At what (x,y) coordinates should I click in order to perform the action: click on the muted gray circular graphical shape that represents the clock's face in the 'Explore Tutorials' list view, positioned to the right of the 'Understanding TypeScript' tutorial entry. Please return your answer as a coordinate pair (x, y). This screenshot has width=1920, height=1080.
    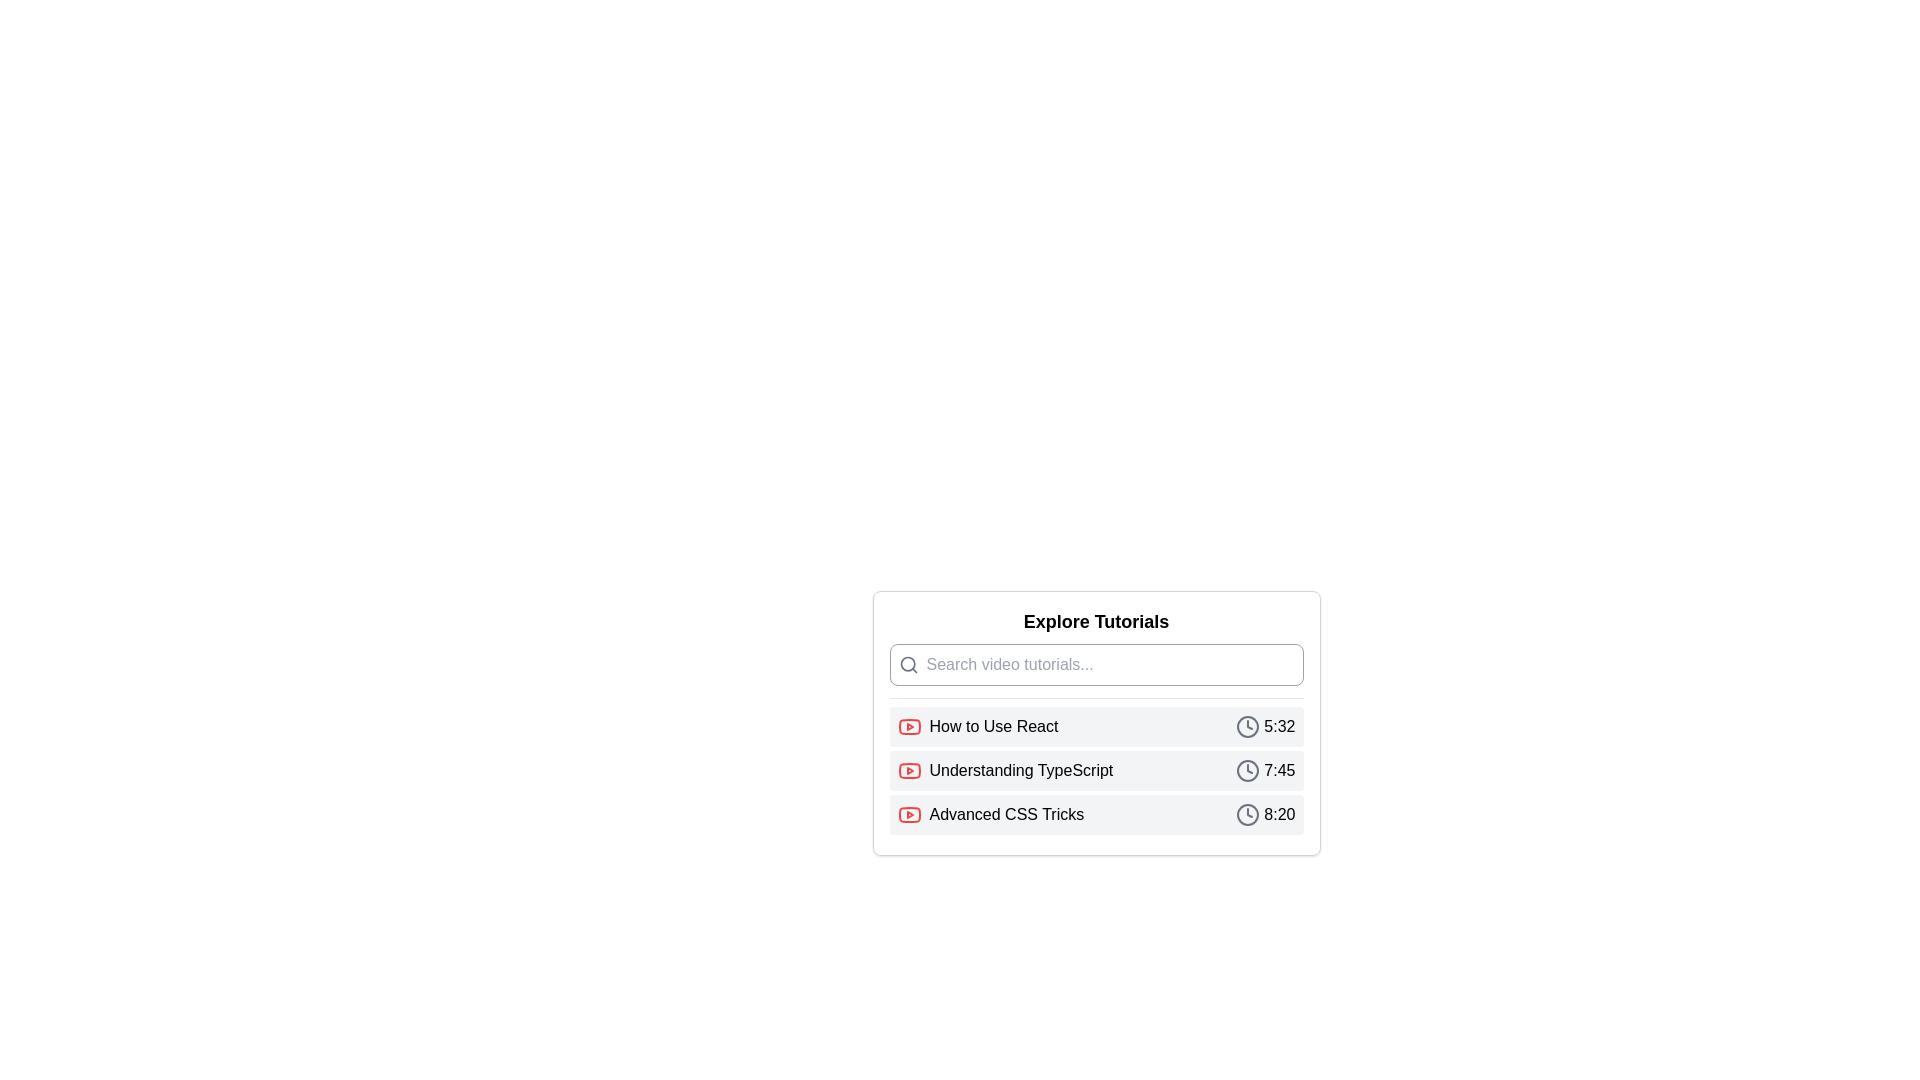
    Looking at the image, I should click on (1247, 770).